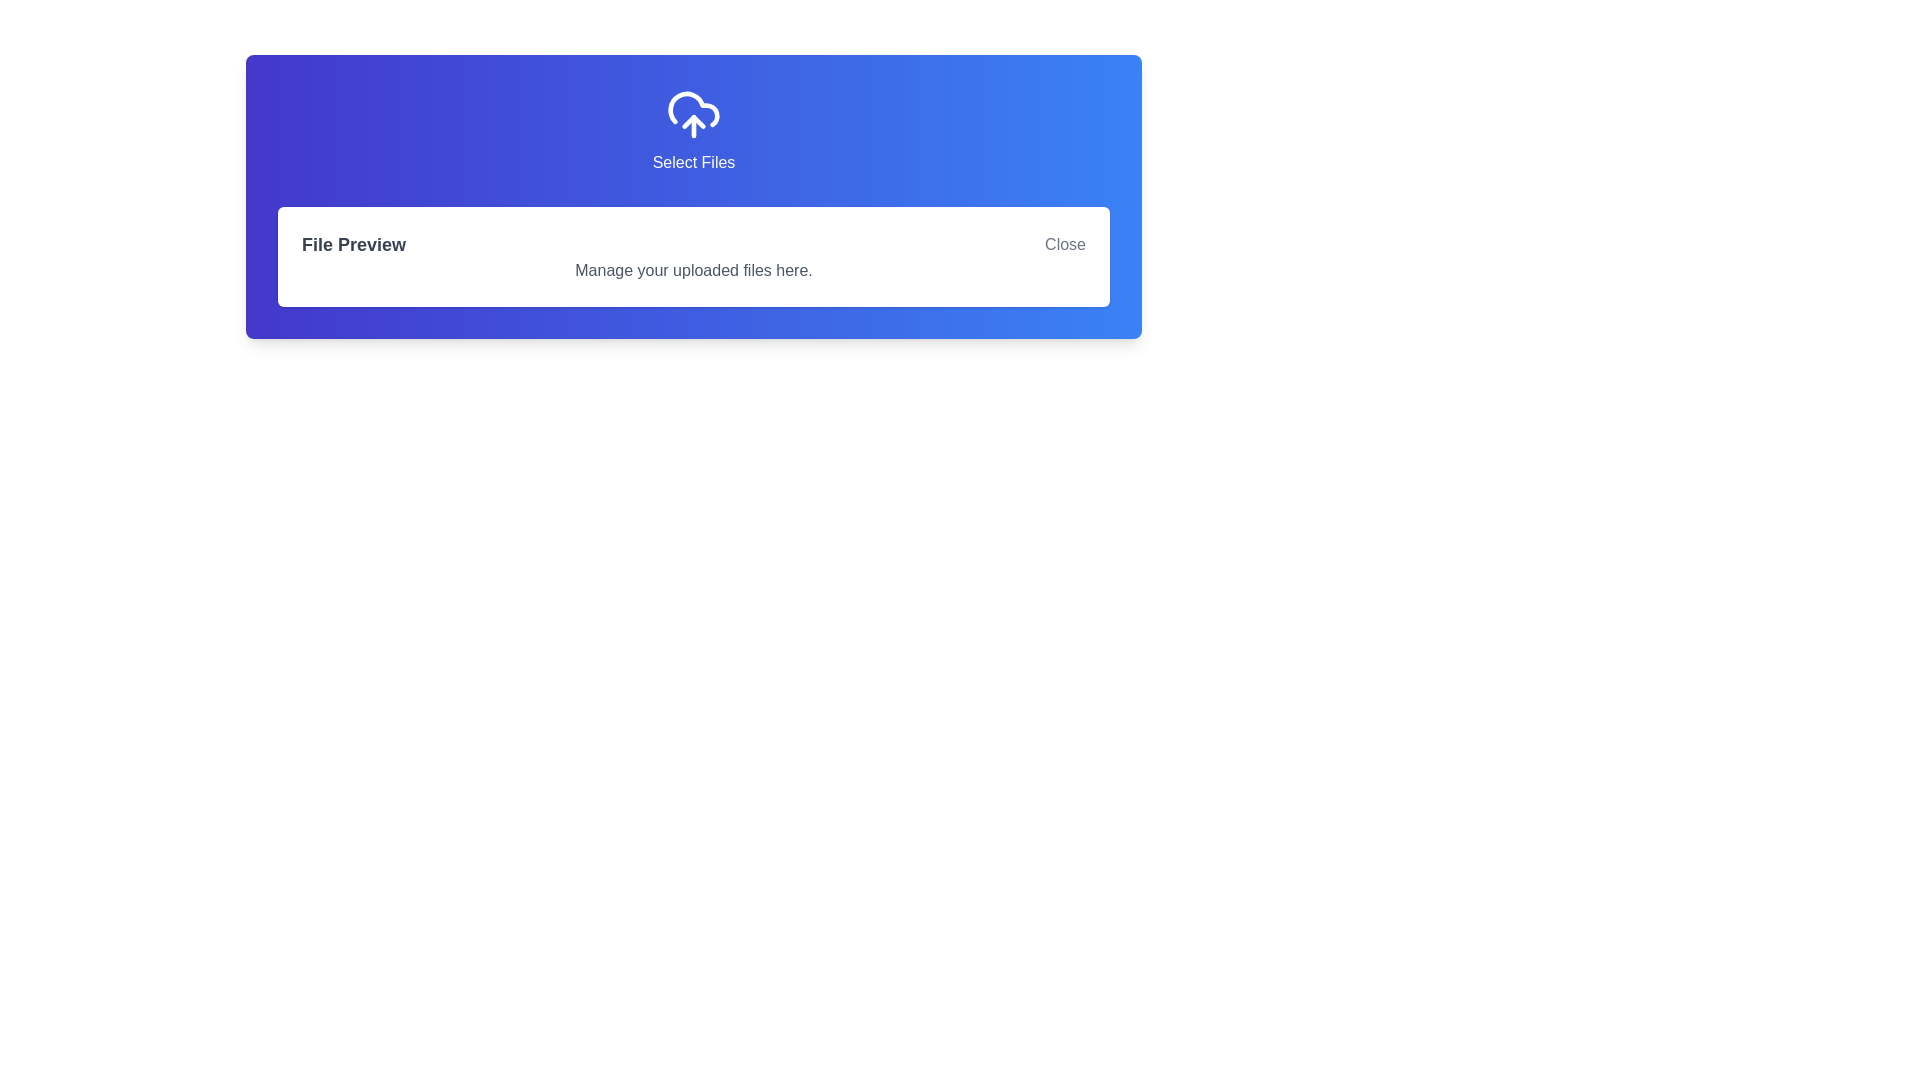 This screenshot has width=1920, height=1080. I want to click on the downward-pointing arrow icon that is part of the cloud upload representation at the top-center of the interface, so click(694, 122).